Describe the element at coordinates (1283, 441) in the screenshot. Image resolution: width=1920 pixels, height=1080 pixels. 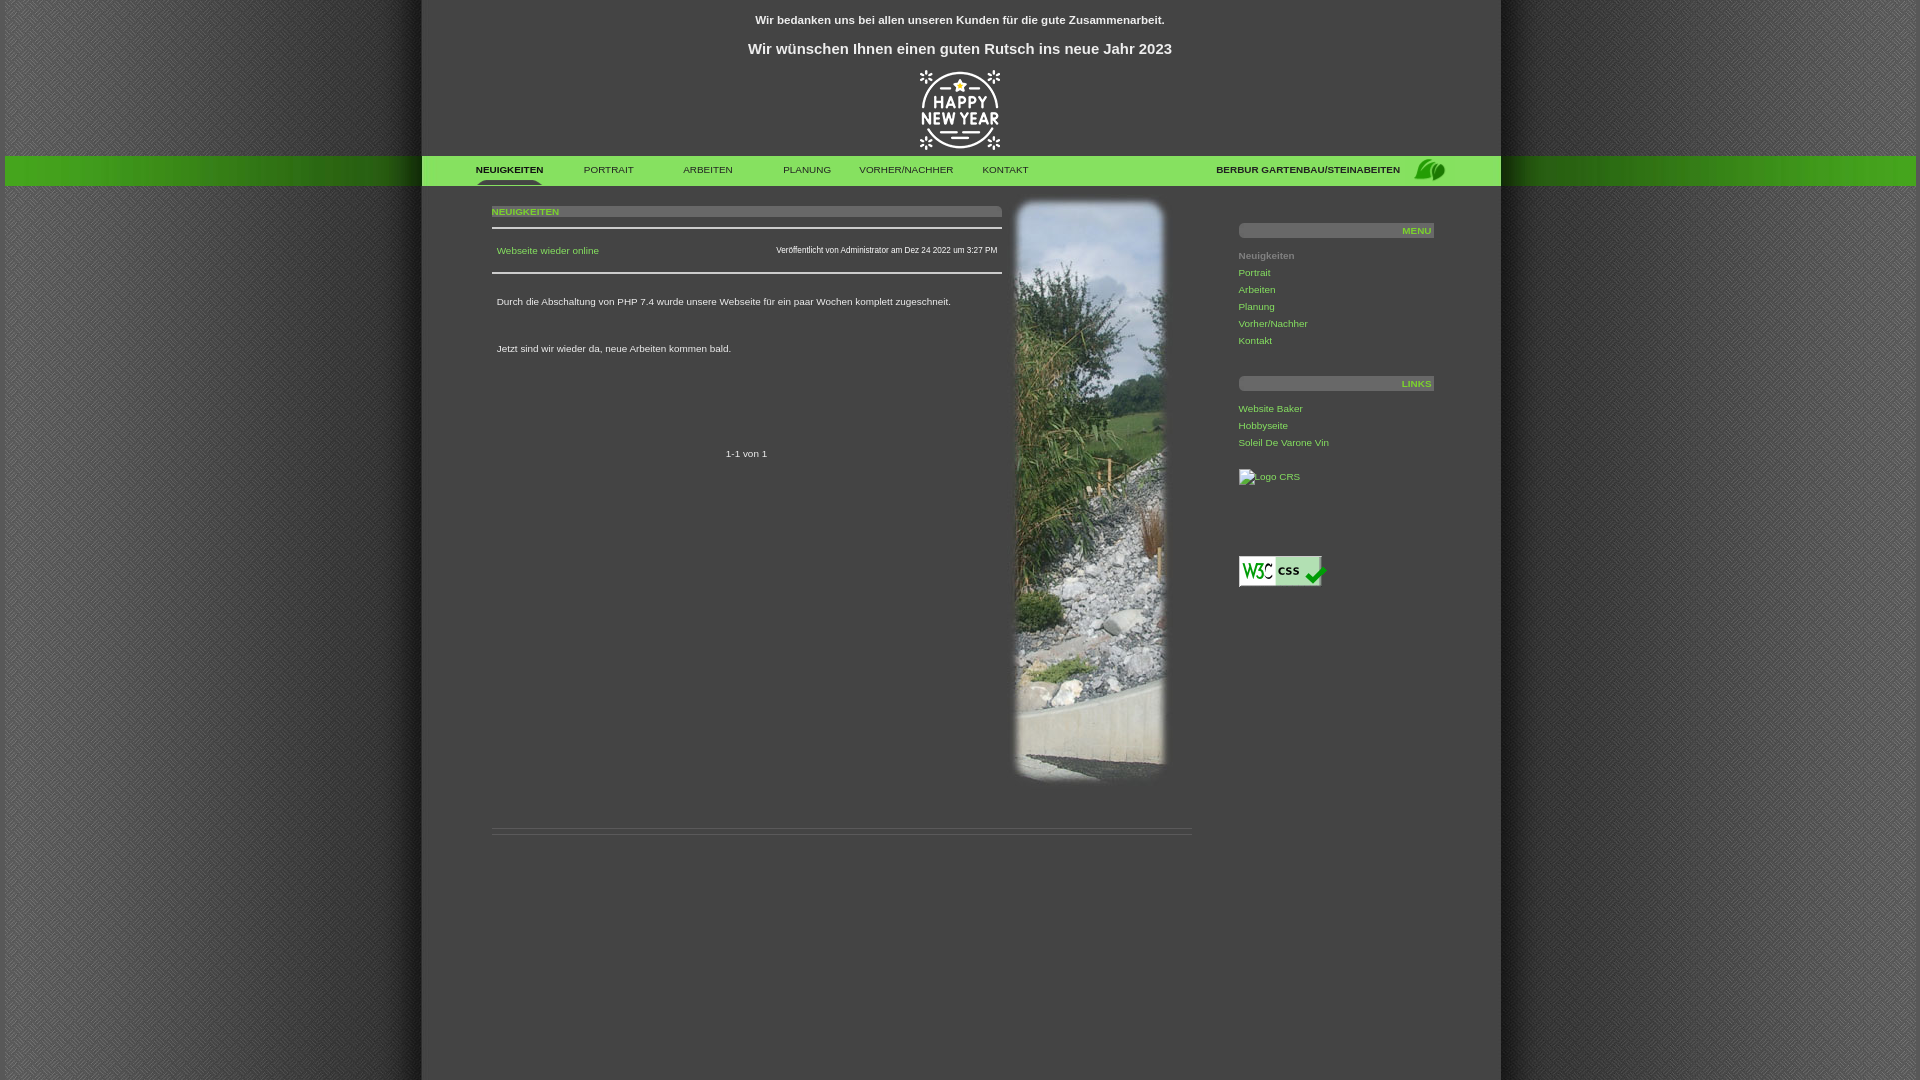
I see `'Soleil De Varone Vin'` at that location.